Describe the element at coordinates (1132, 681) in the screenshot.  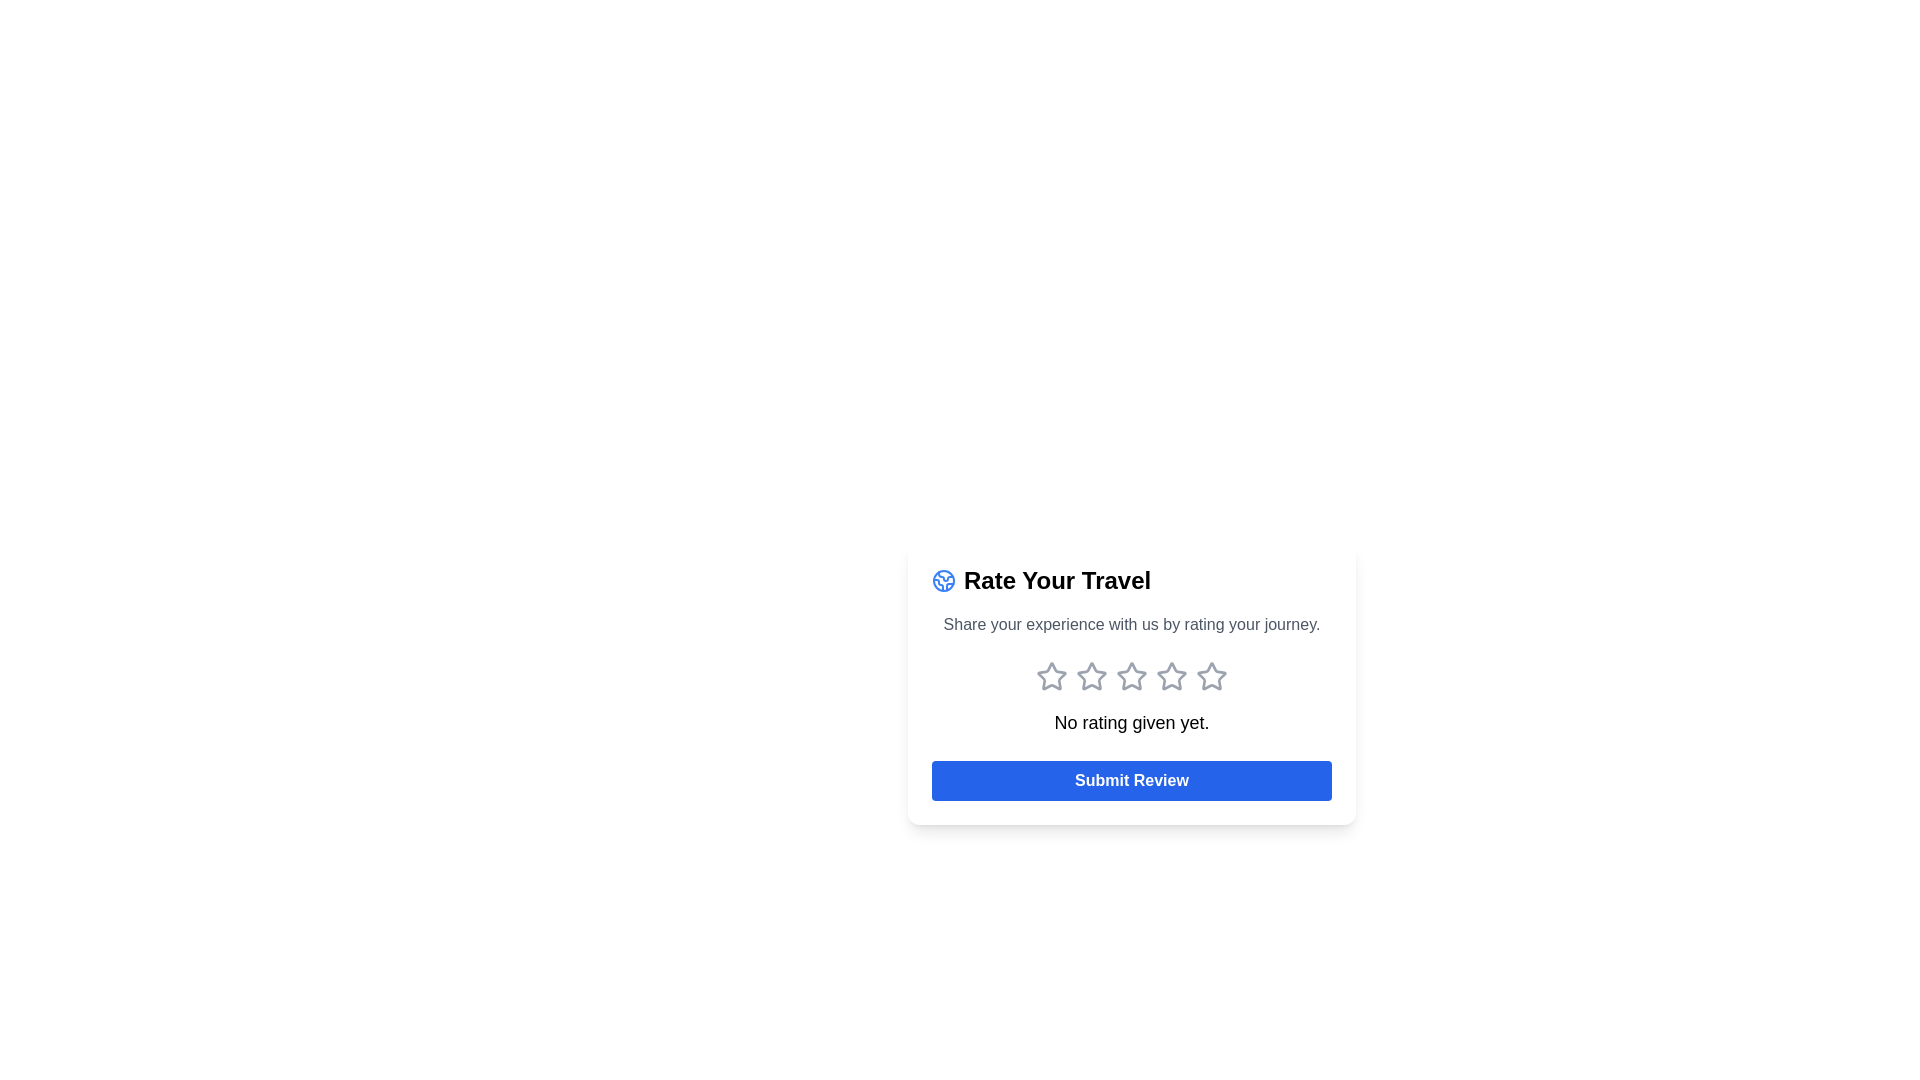
I see `the interactive stars in the 'Rate Your Travel' section` at that location.